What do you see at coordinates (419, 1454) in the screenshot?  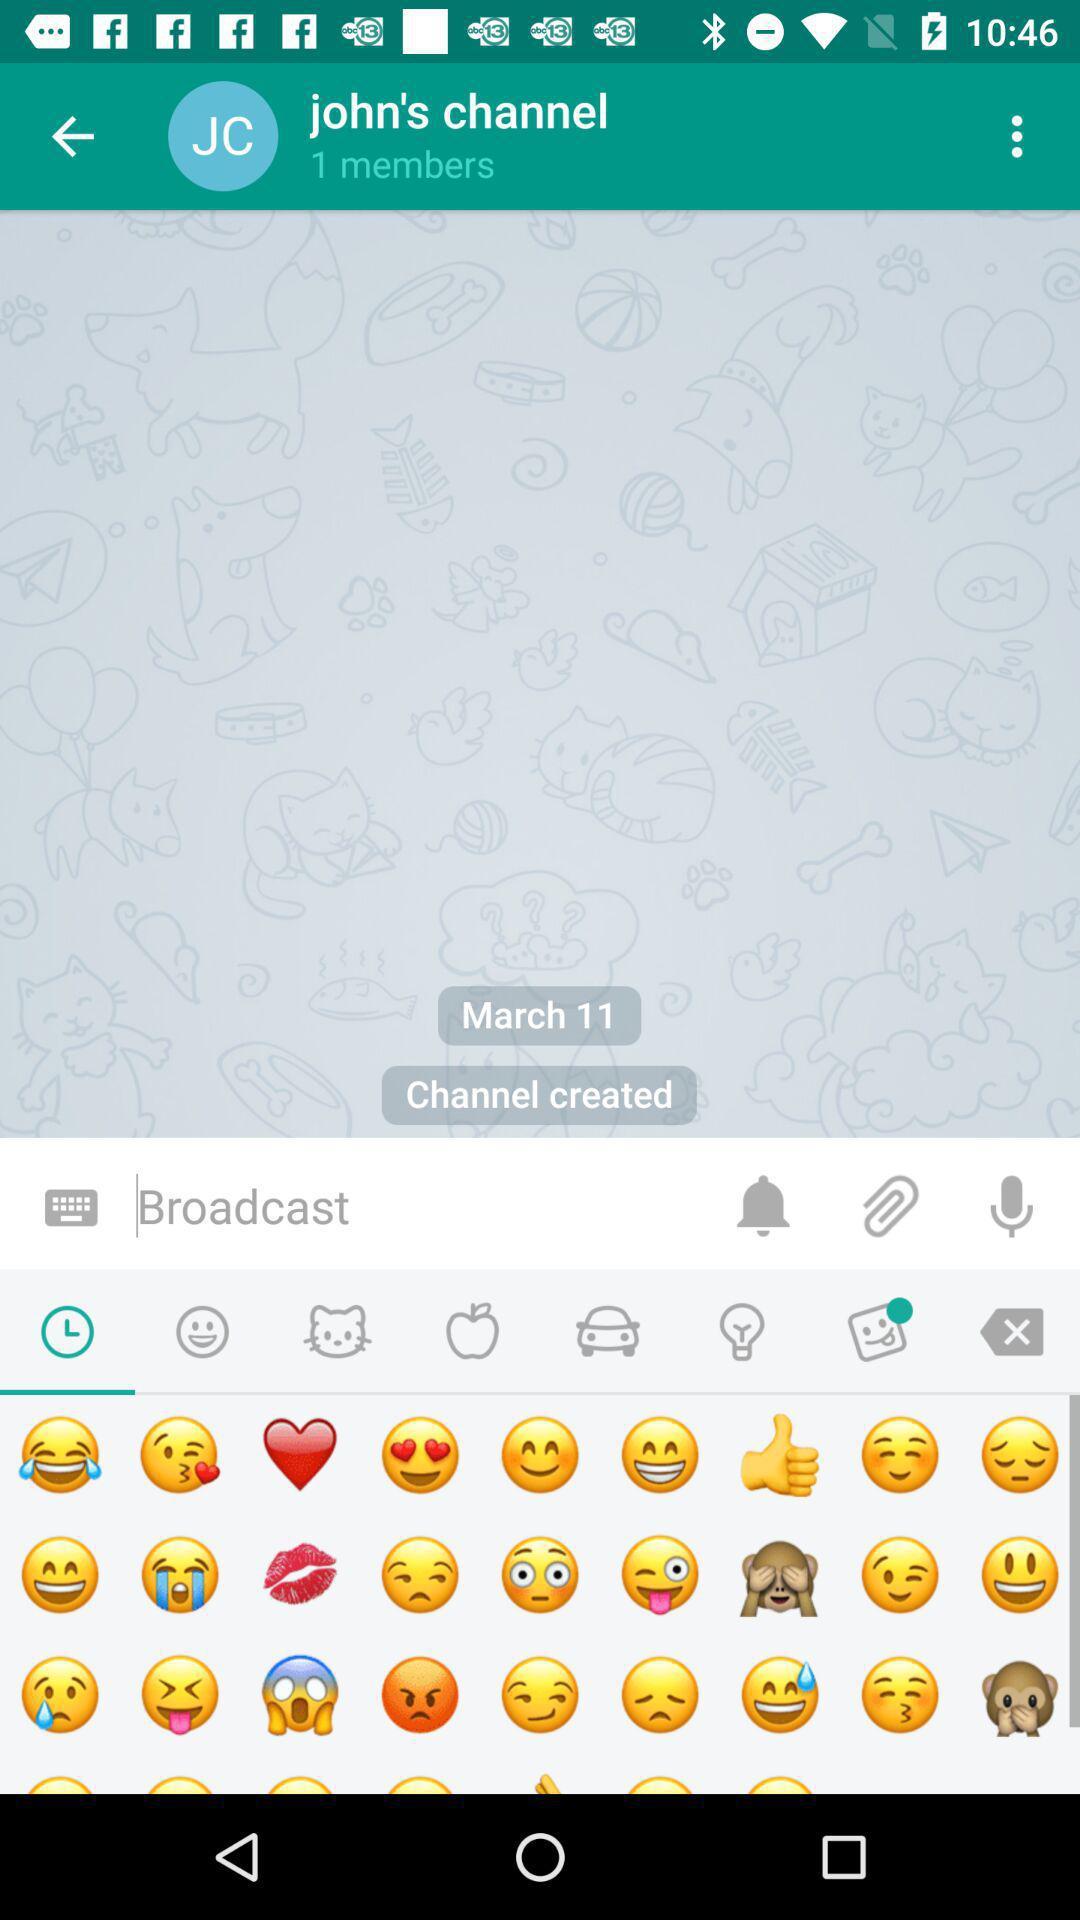 I see `the emoji icon` at bounding box center [419, 1454].